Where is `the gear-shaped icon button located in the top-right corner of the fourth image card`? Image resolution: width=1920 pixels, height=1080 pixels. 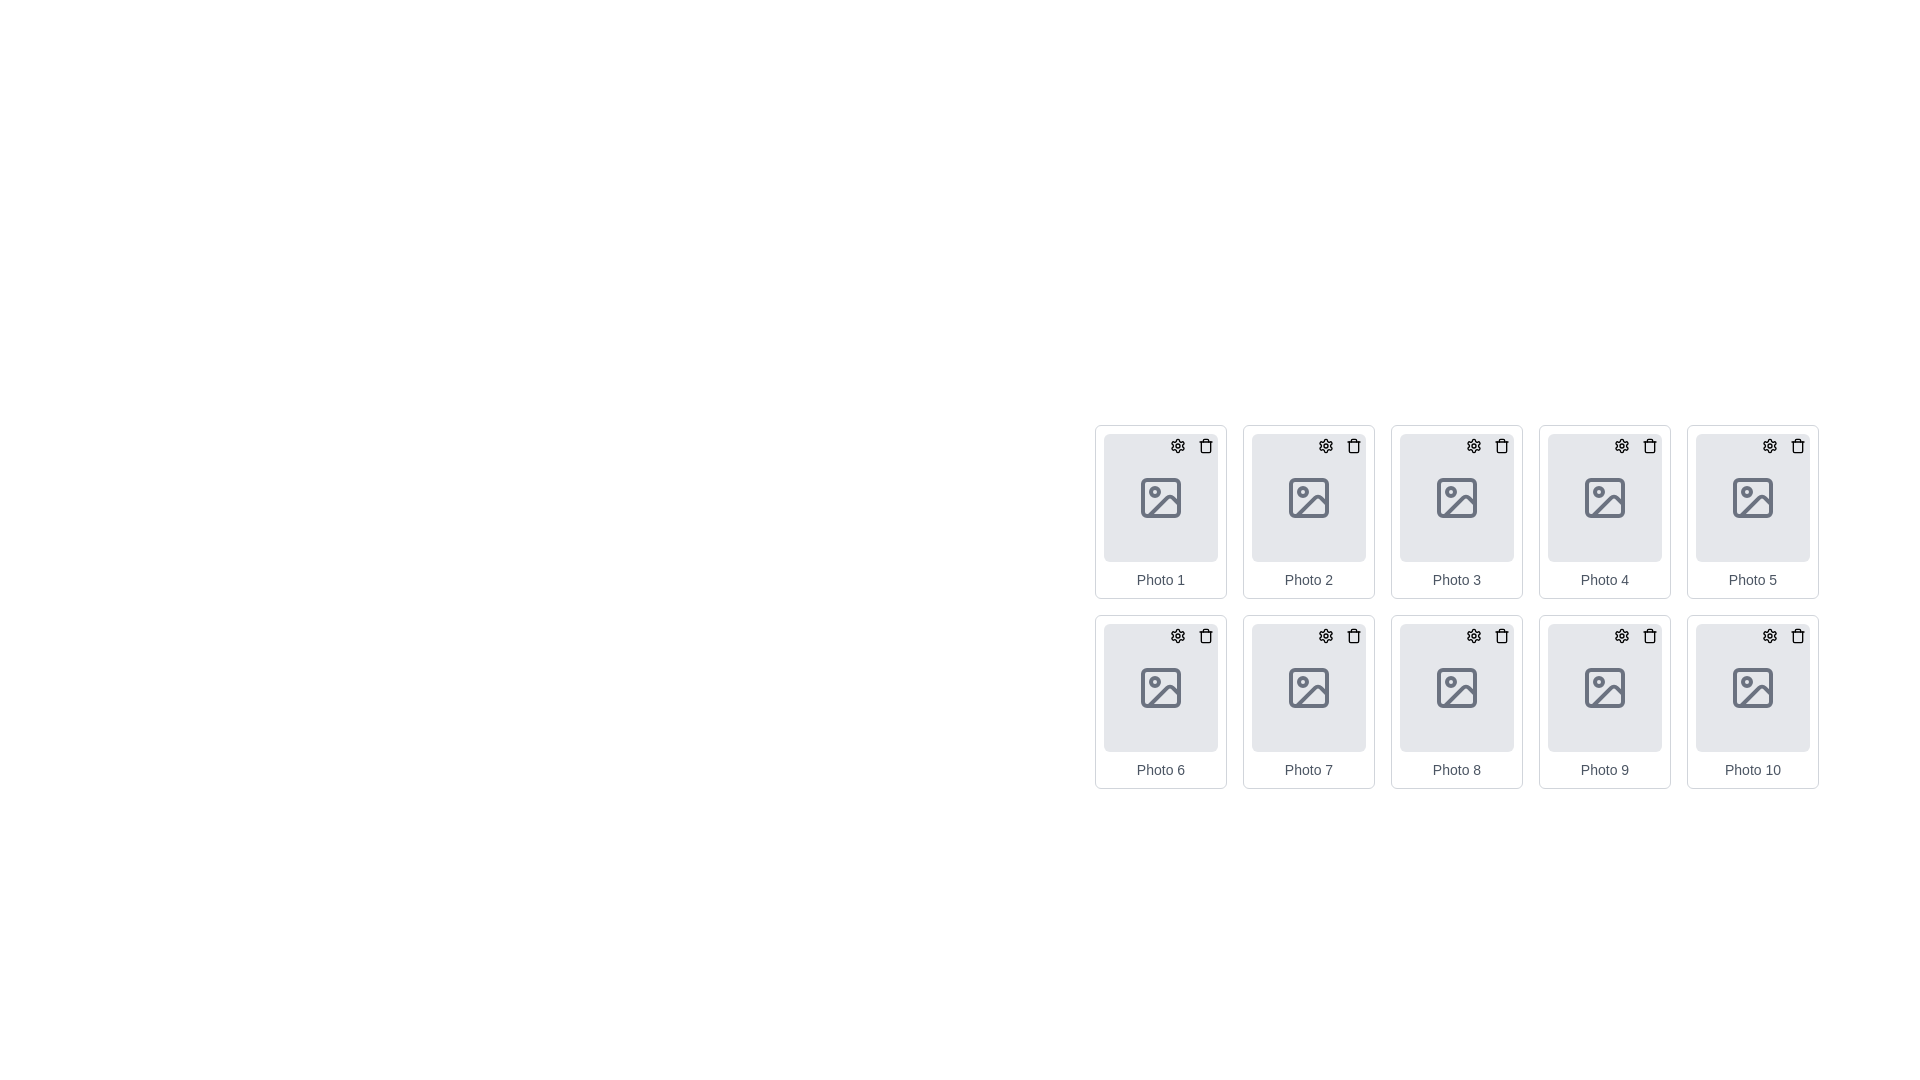
the gear-shaped icon button located in the top-right corner of the fourth image card is located at coordinates (1622, 445).